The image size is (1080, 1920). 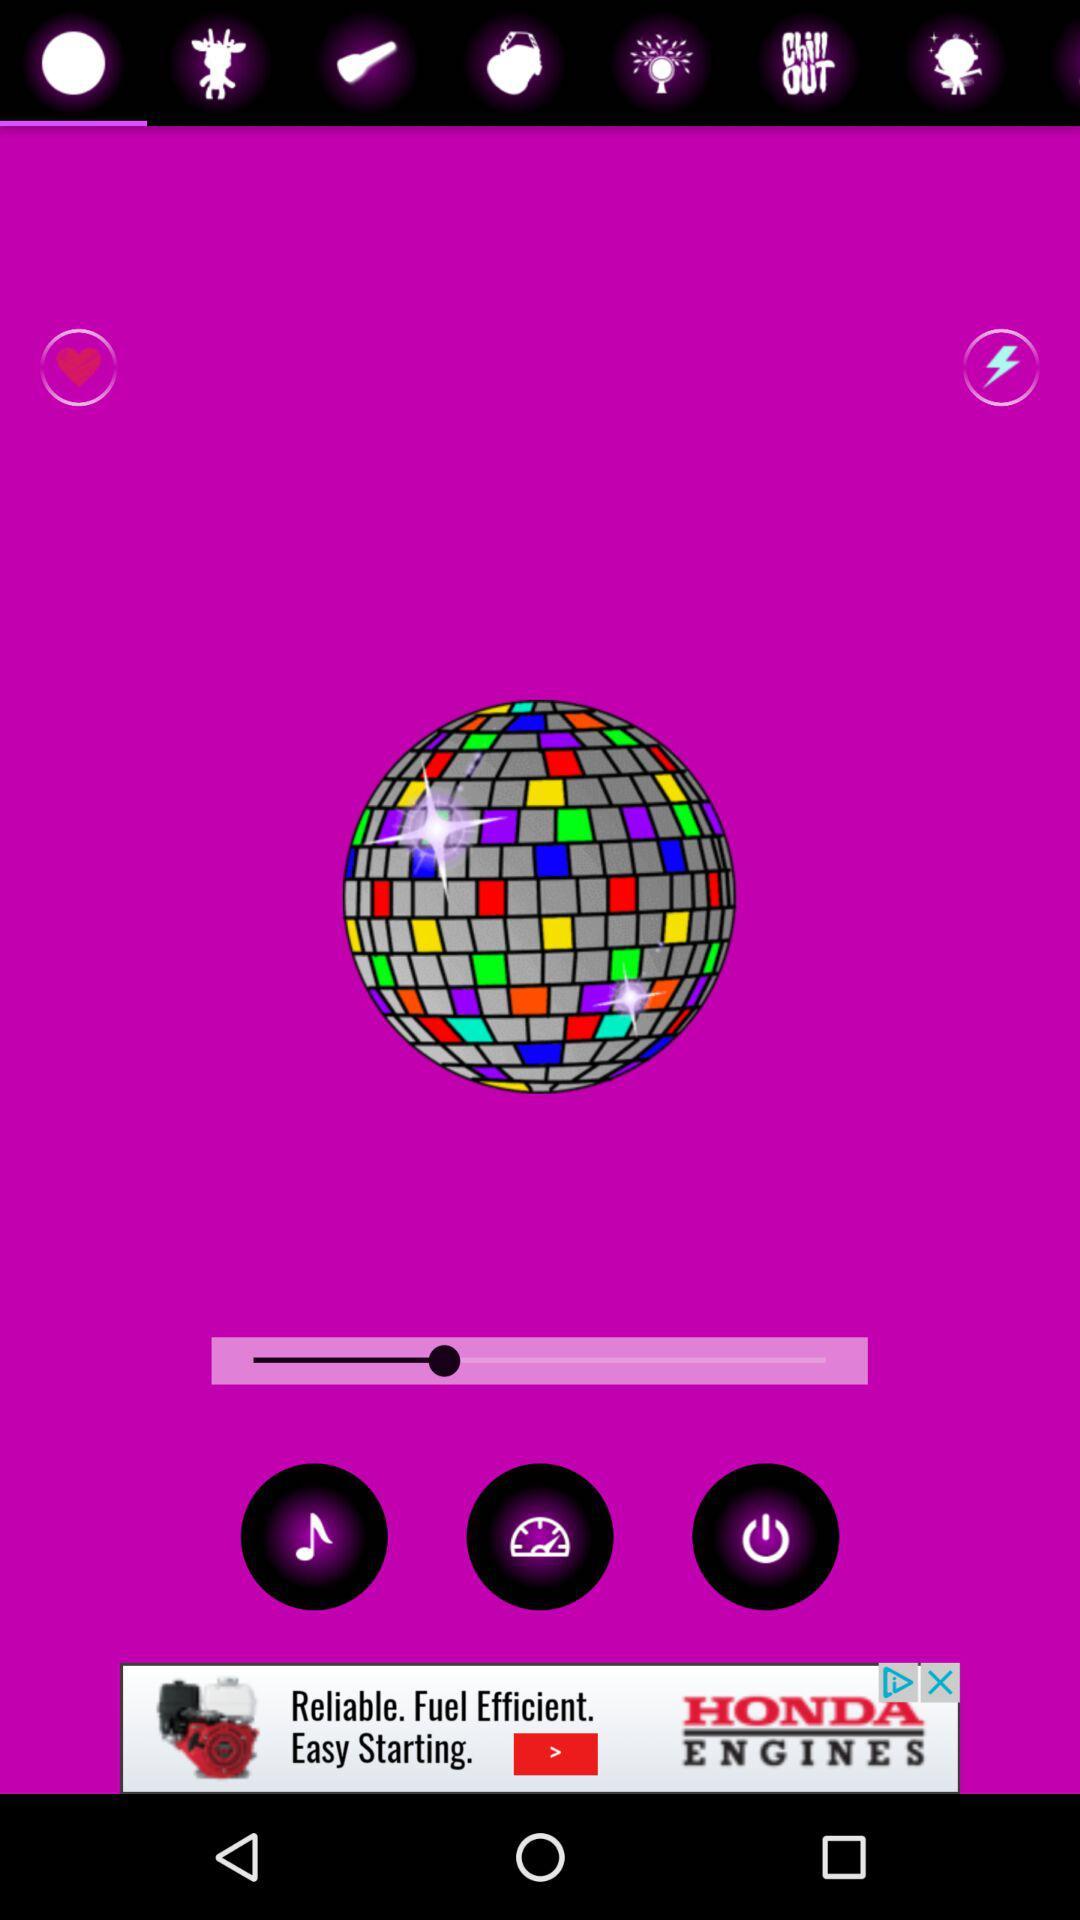 What do you see at coordinates (765, 1535) in the screenshot?
I see `power` at bounding box center [765, 1535].